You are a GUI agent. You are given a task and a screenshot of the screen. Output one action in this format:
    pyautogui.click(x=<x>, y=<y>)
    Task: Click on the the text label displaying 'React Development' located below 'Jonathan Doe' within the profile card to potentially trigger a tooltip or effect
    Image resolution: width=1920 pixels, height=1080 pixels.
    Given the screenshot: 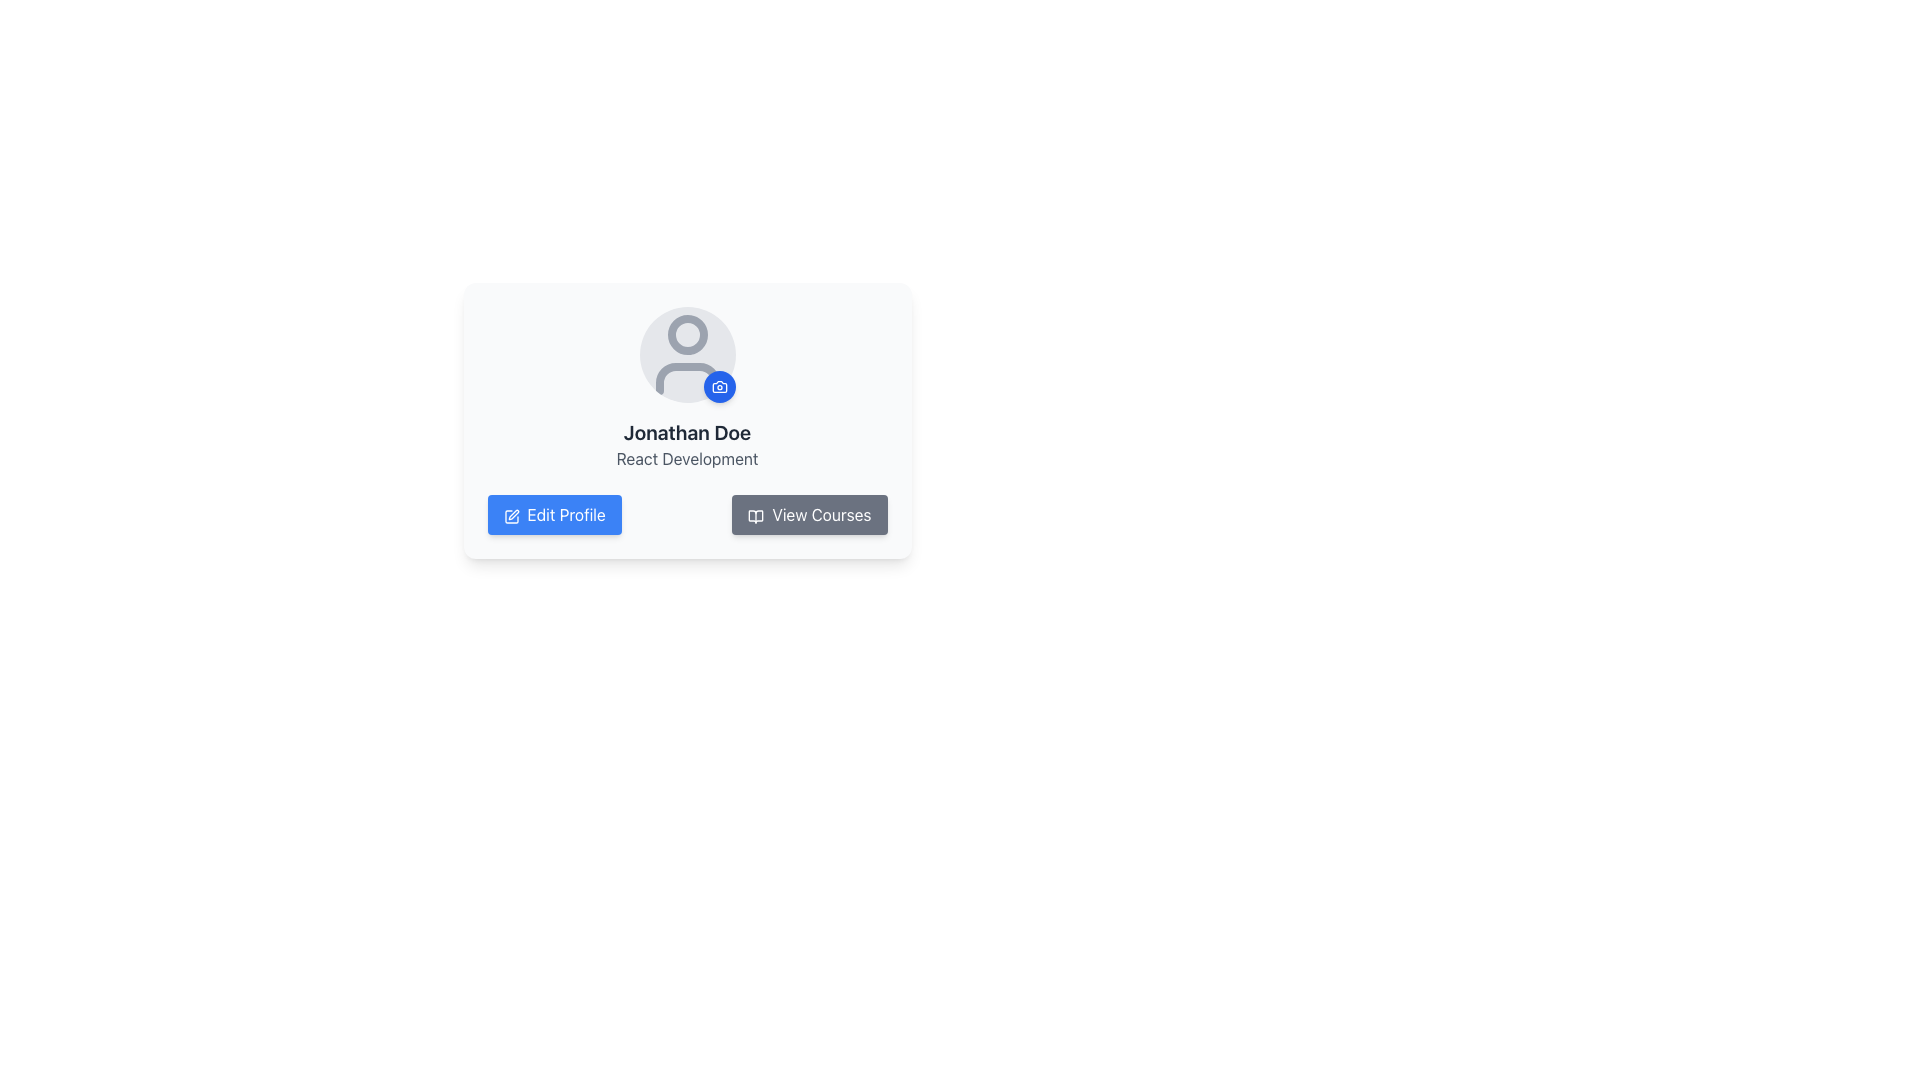 What is the action you would take?
    pyautogui.click(x=687, y=459)
    